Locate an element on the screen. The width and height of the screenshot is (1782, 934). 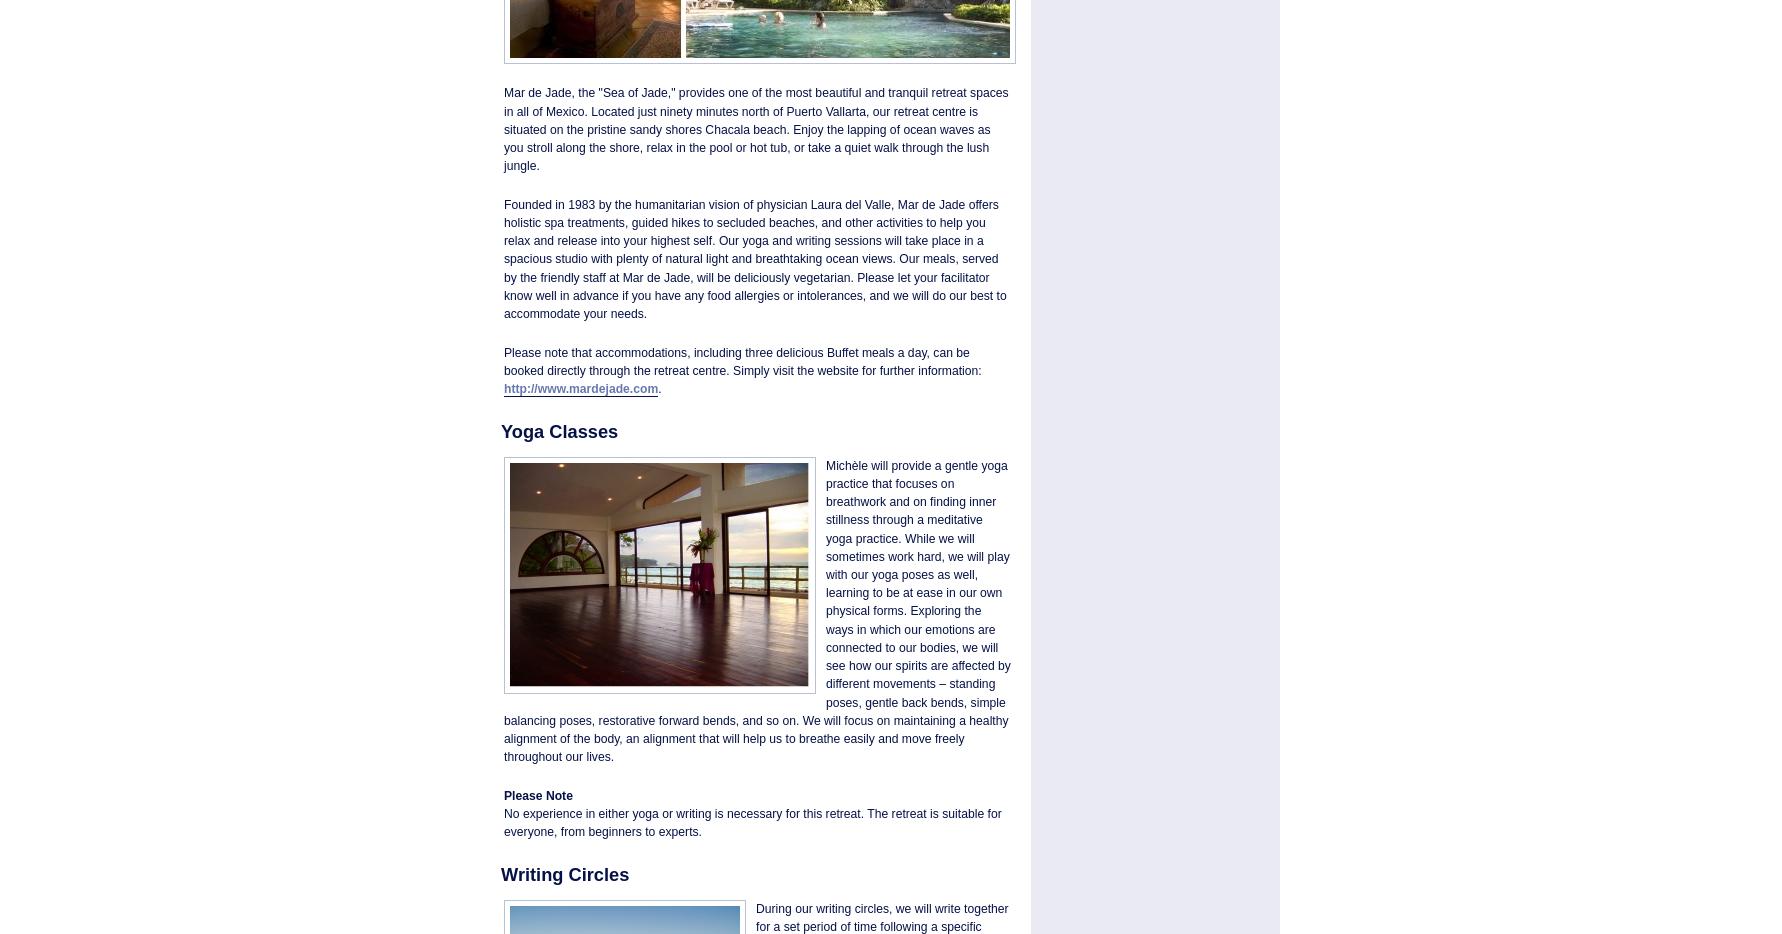
'.' is located at coordinates (658, 386).